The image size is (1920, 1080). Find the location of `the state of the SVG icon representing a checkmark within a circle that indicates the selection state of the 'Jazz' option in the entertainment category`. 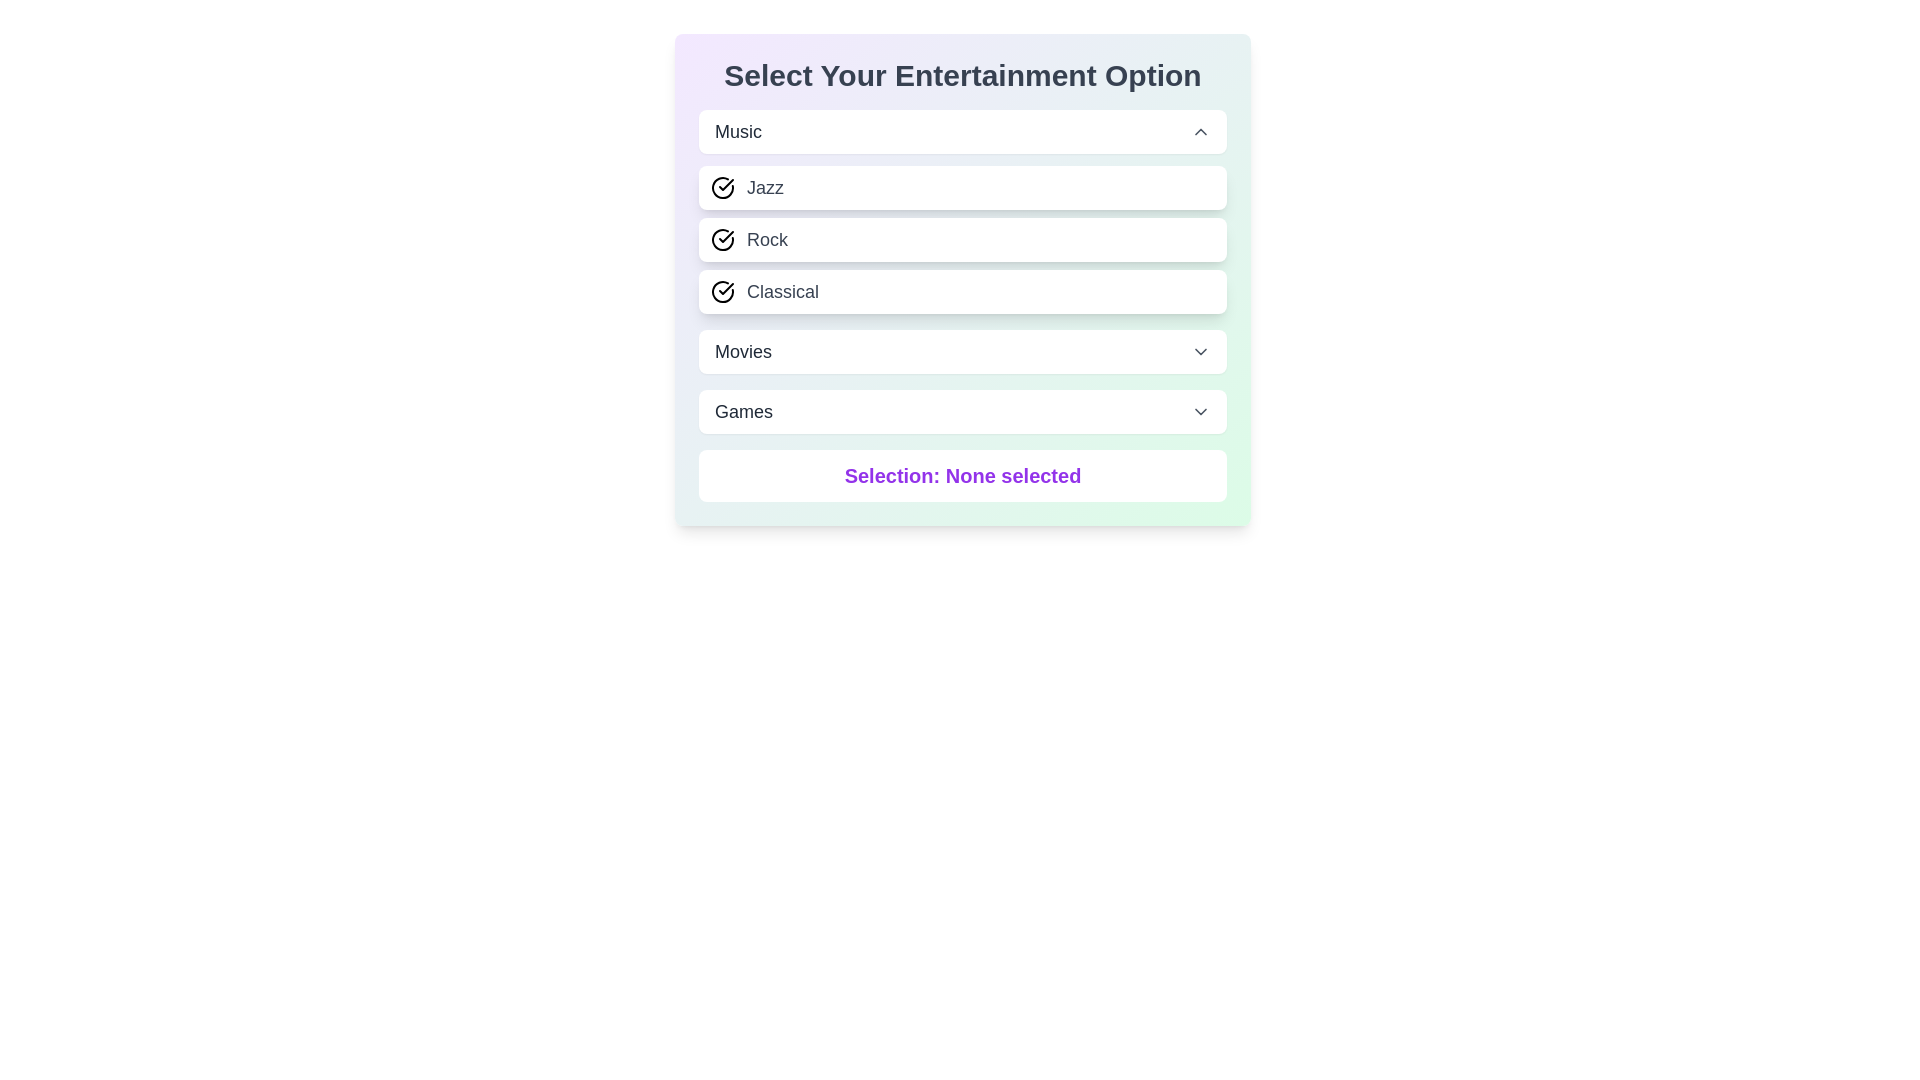

the state of the SVG icon representing a checkmark within a circle that indicates the selection state of the 'Jazz' option in the entertainment category is located at coordinates (722, 188).